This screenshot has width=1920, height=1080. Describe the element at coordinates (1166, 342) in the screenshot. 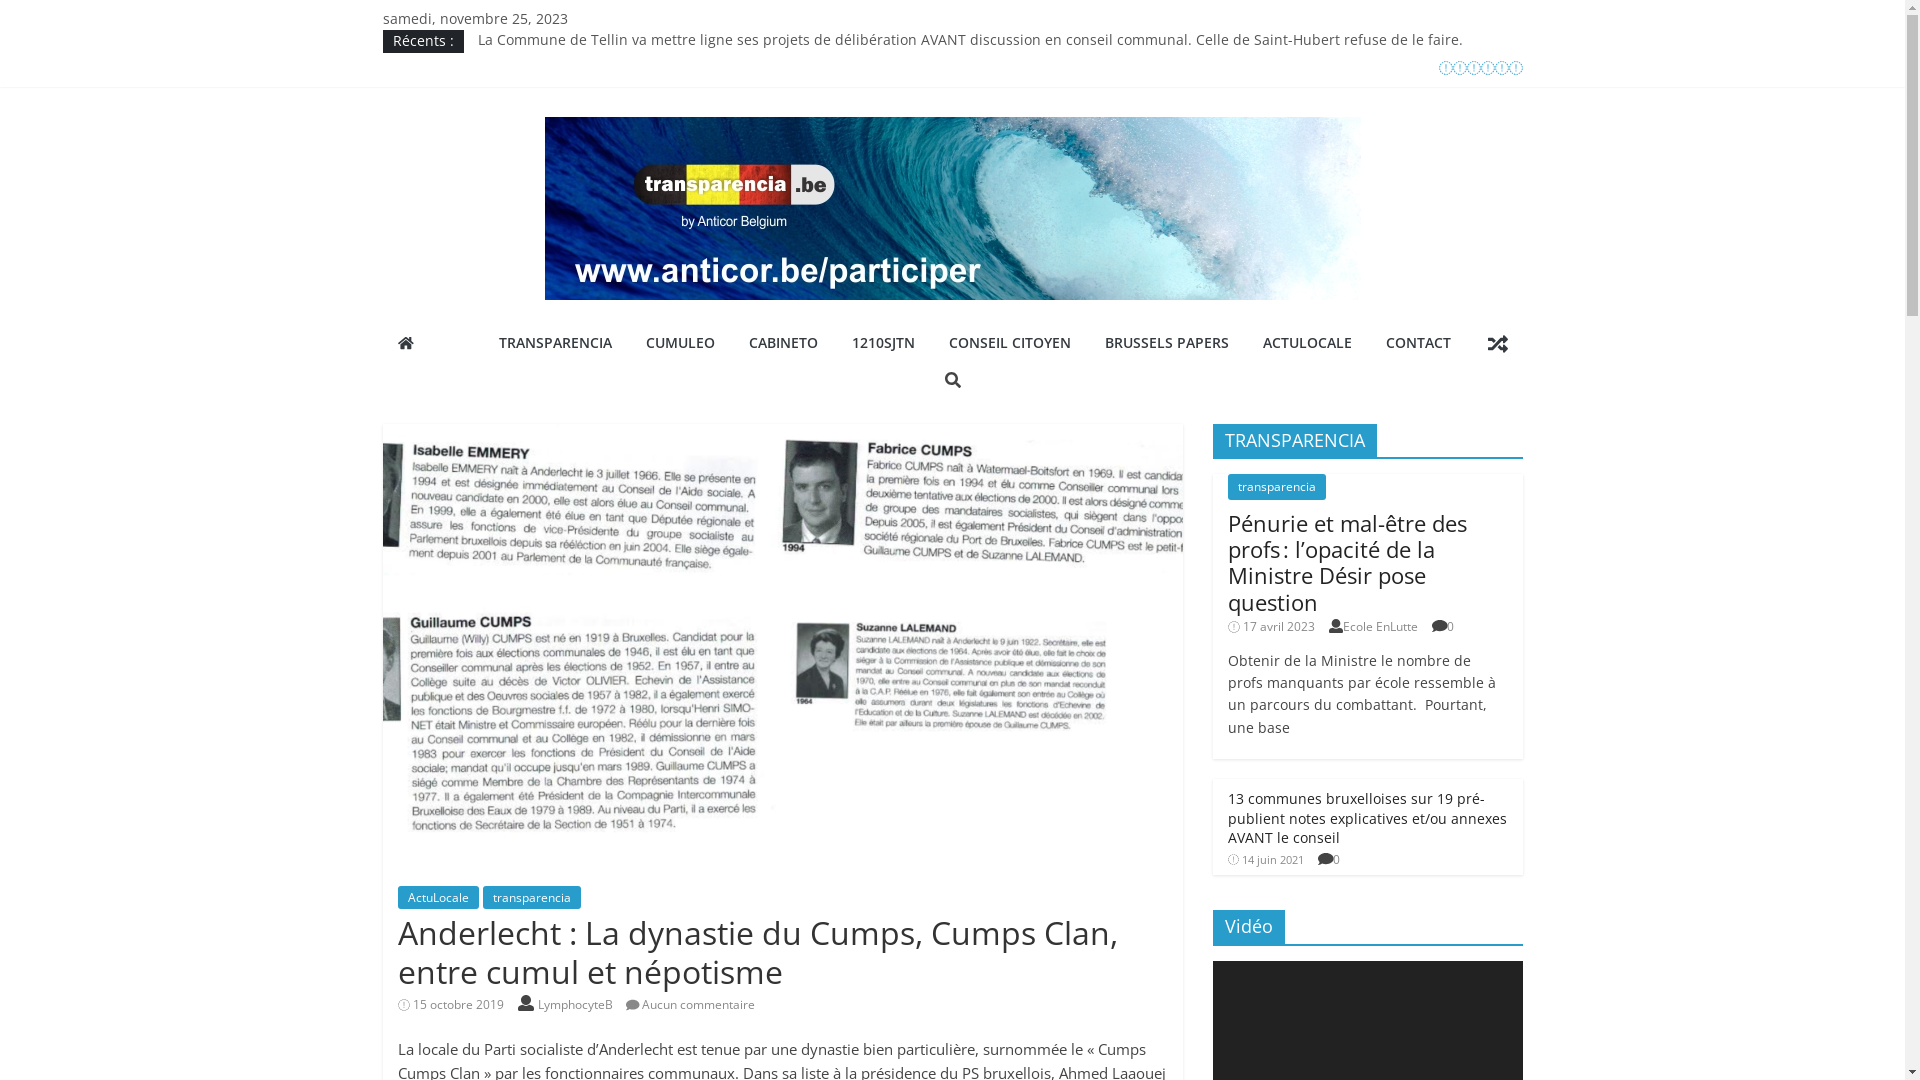

I see `'BRUSSELS PAPERS'` at that location.